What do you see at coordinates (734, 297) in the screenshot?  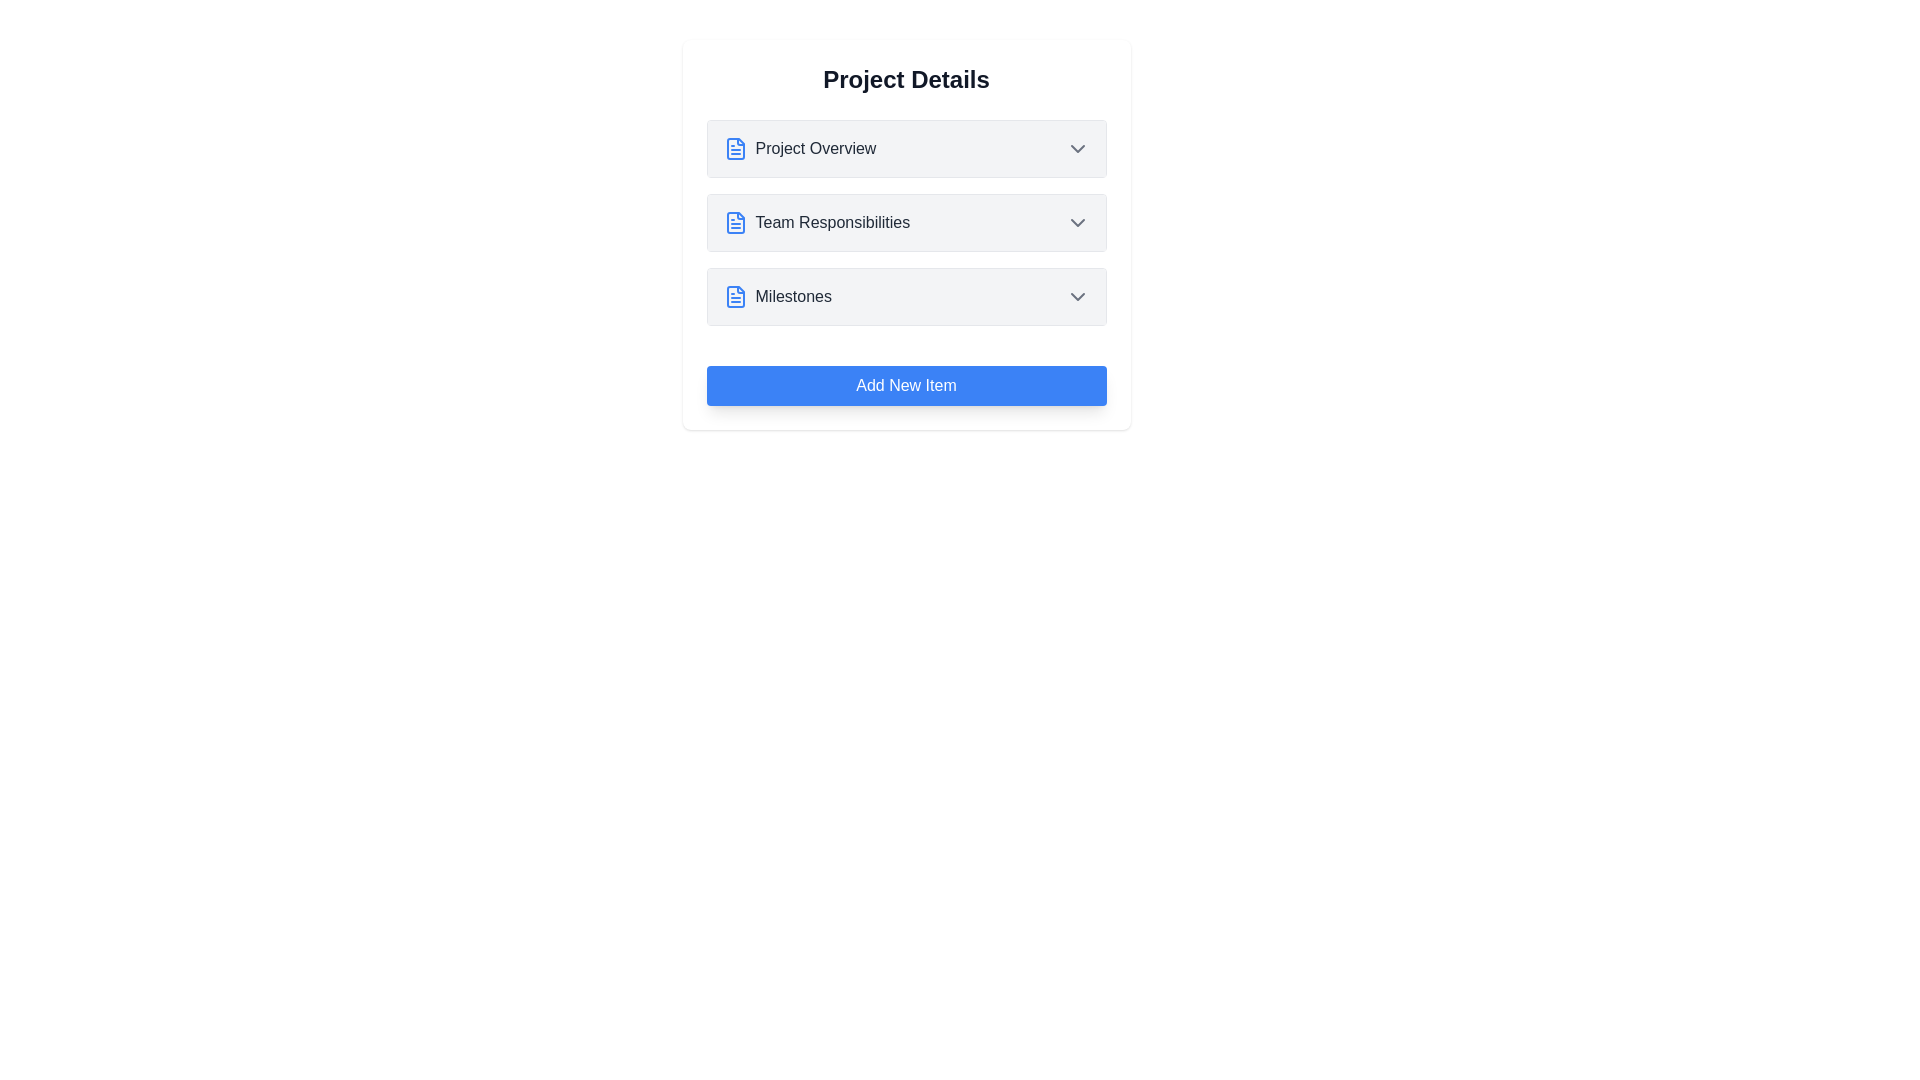 I see `the icon next to the item title Milestones` at bounding box center [734, 297].